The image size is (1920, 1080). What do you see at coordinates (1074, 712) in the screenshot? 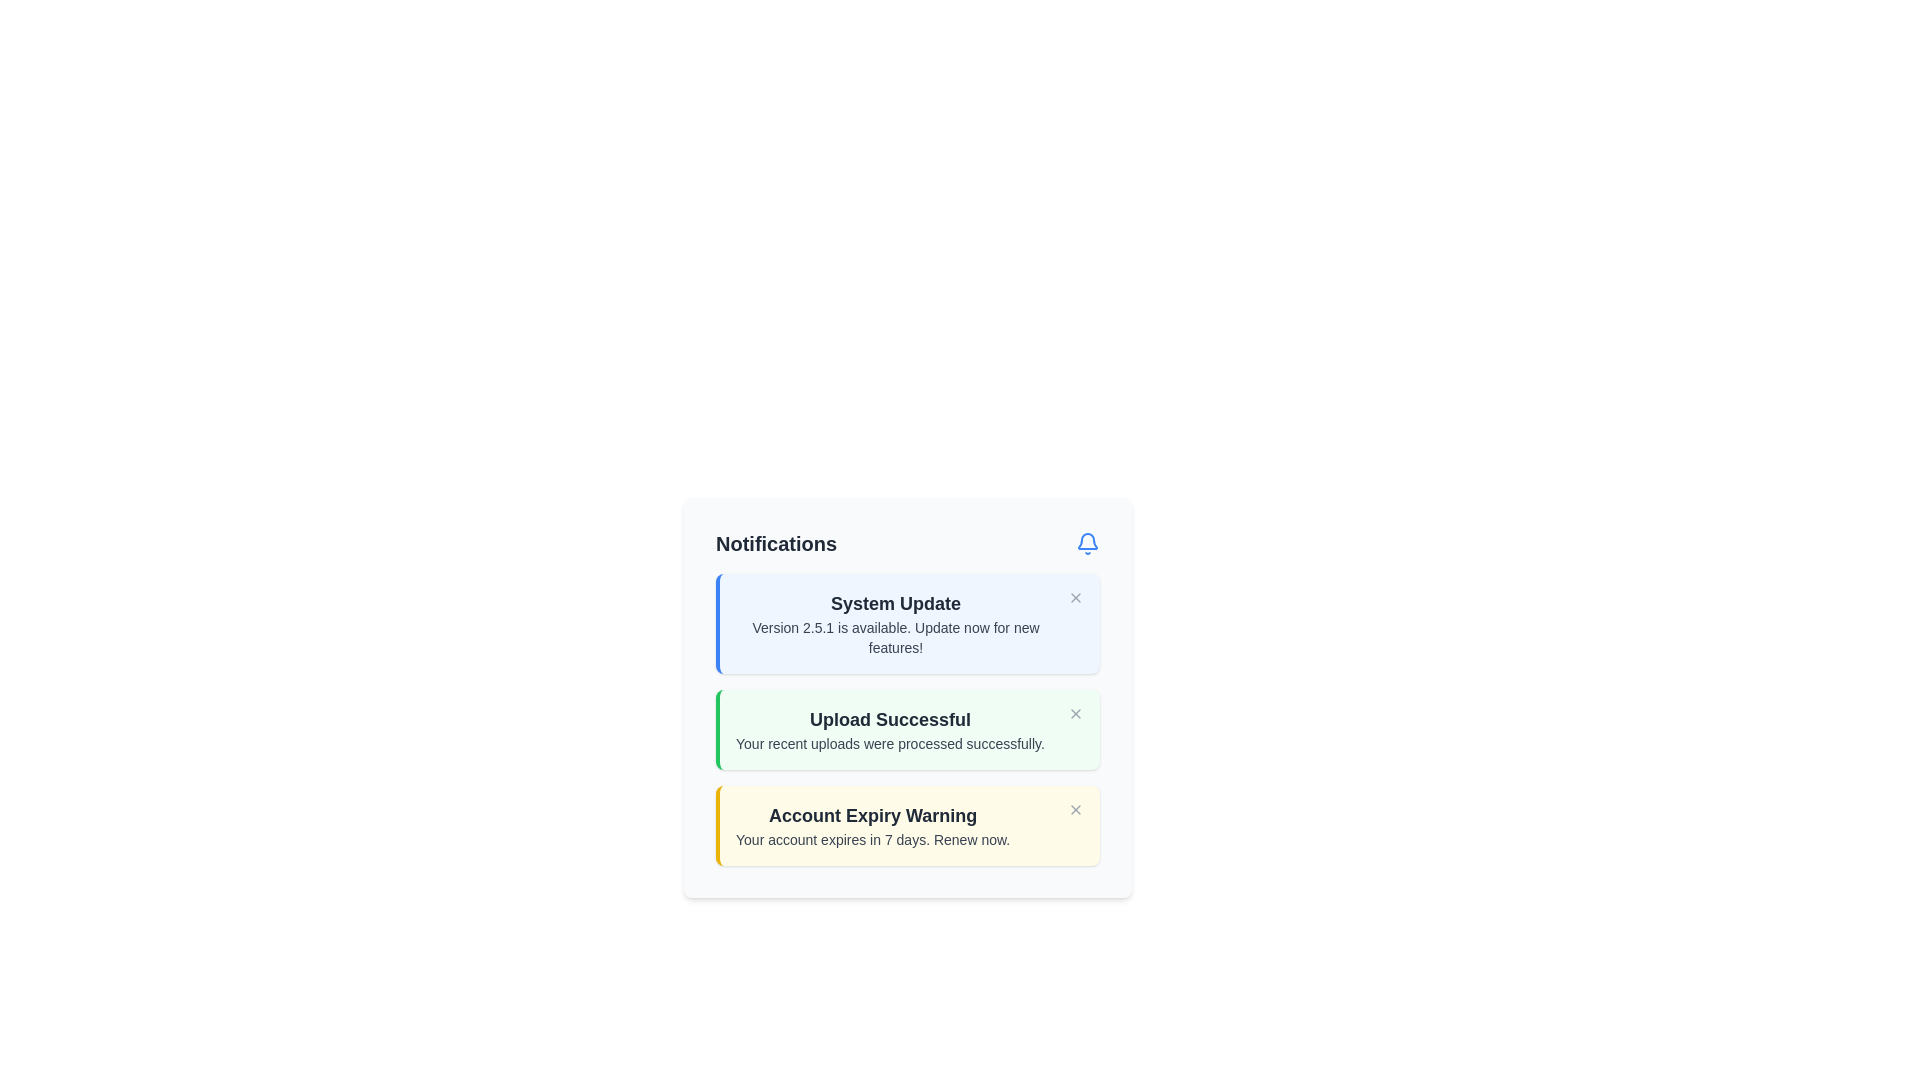
I see `the close button located in the top-right corner of the 'Upload Successful' notification card` at bounding box center [1074, 712].